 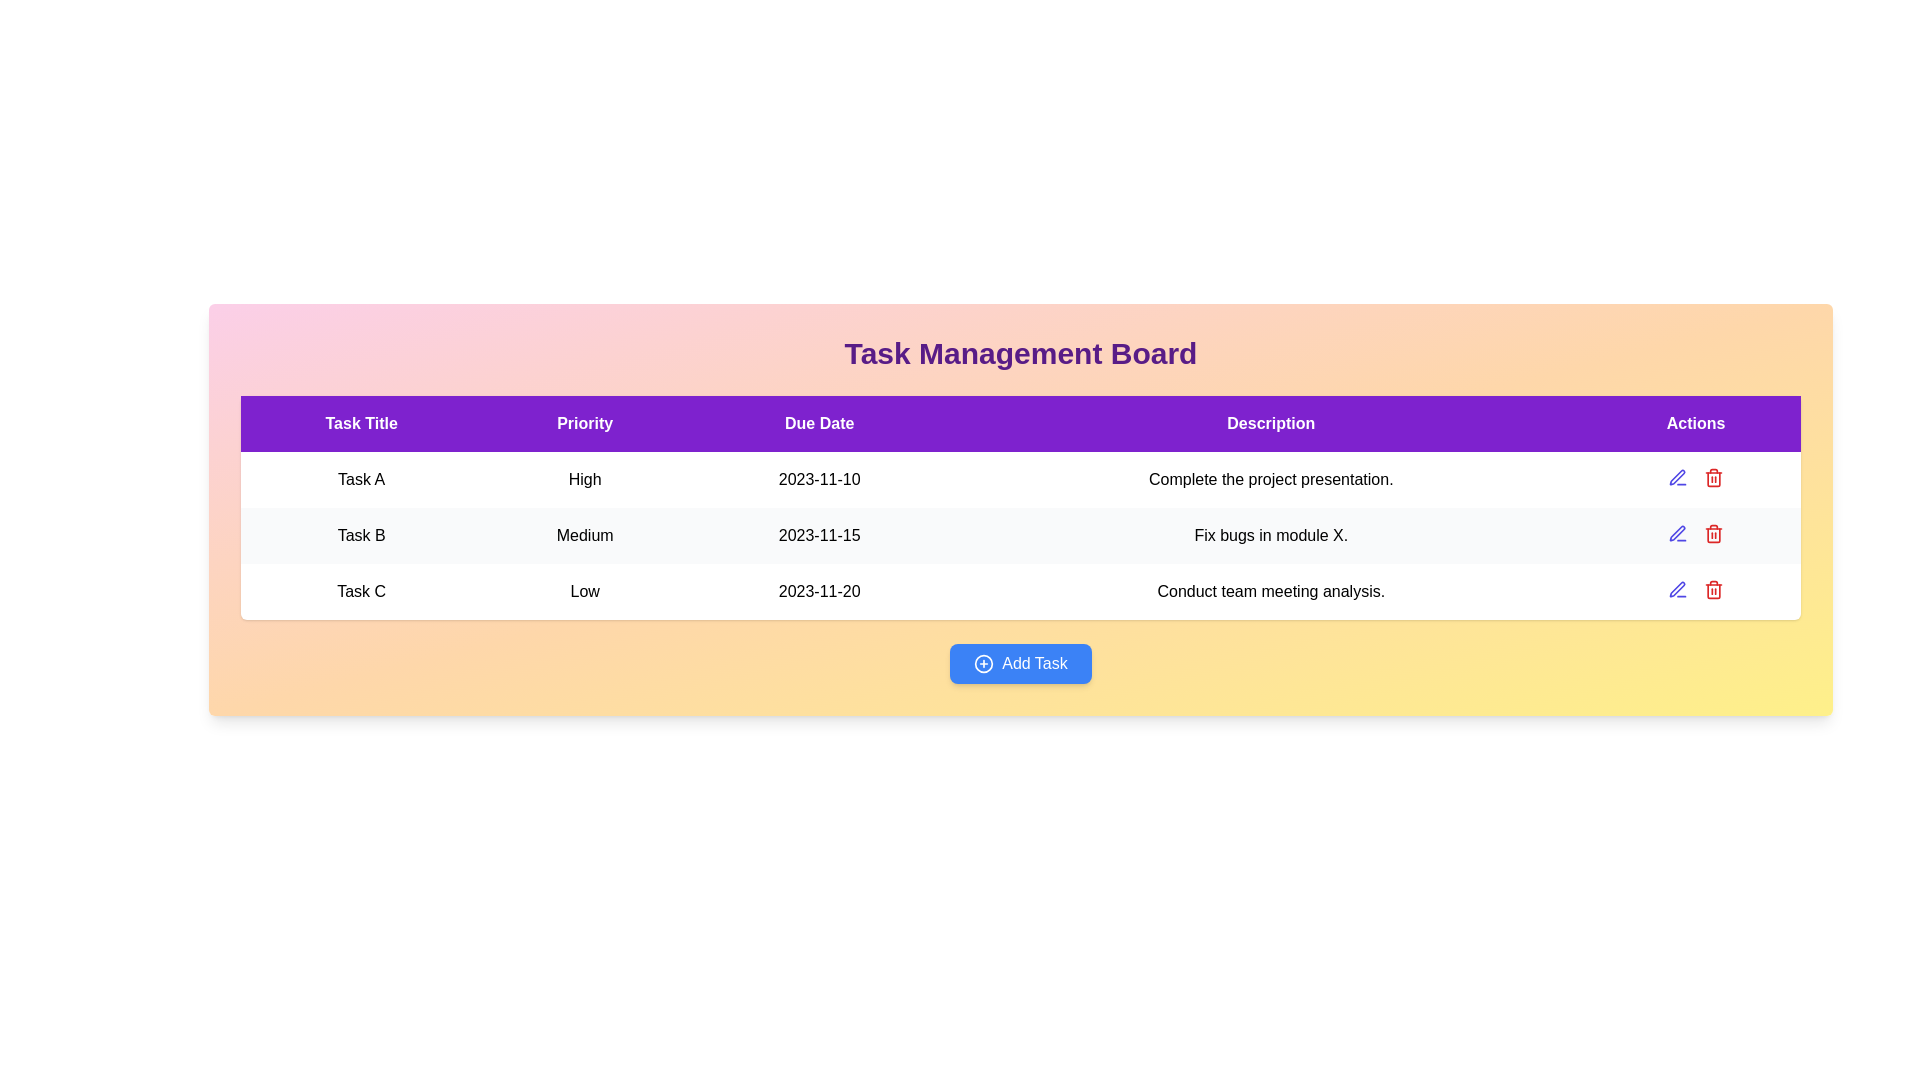 What do you see at coordinates (819, 423) in the screenshot?
I see `the 'Due Date' column header label in the task management table, which is the third column header from the left, providing context for the data under this column` at bounding box center [819, 423].